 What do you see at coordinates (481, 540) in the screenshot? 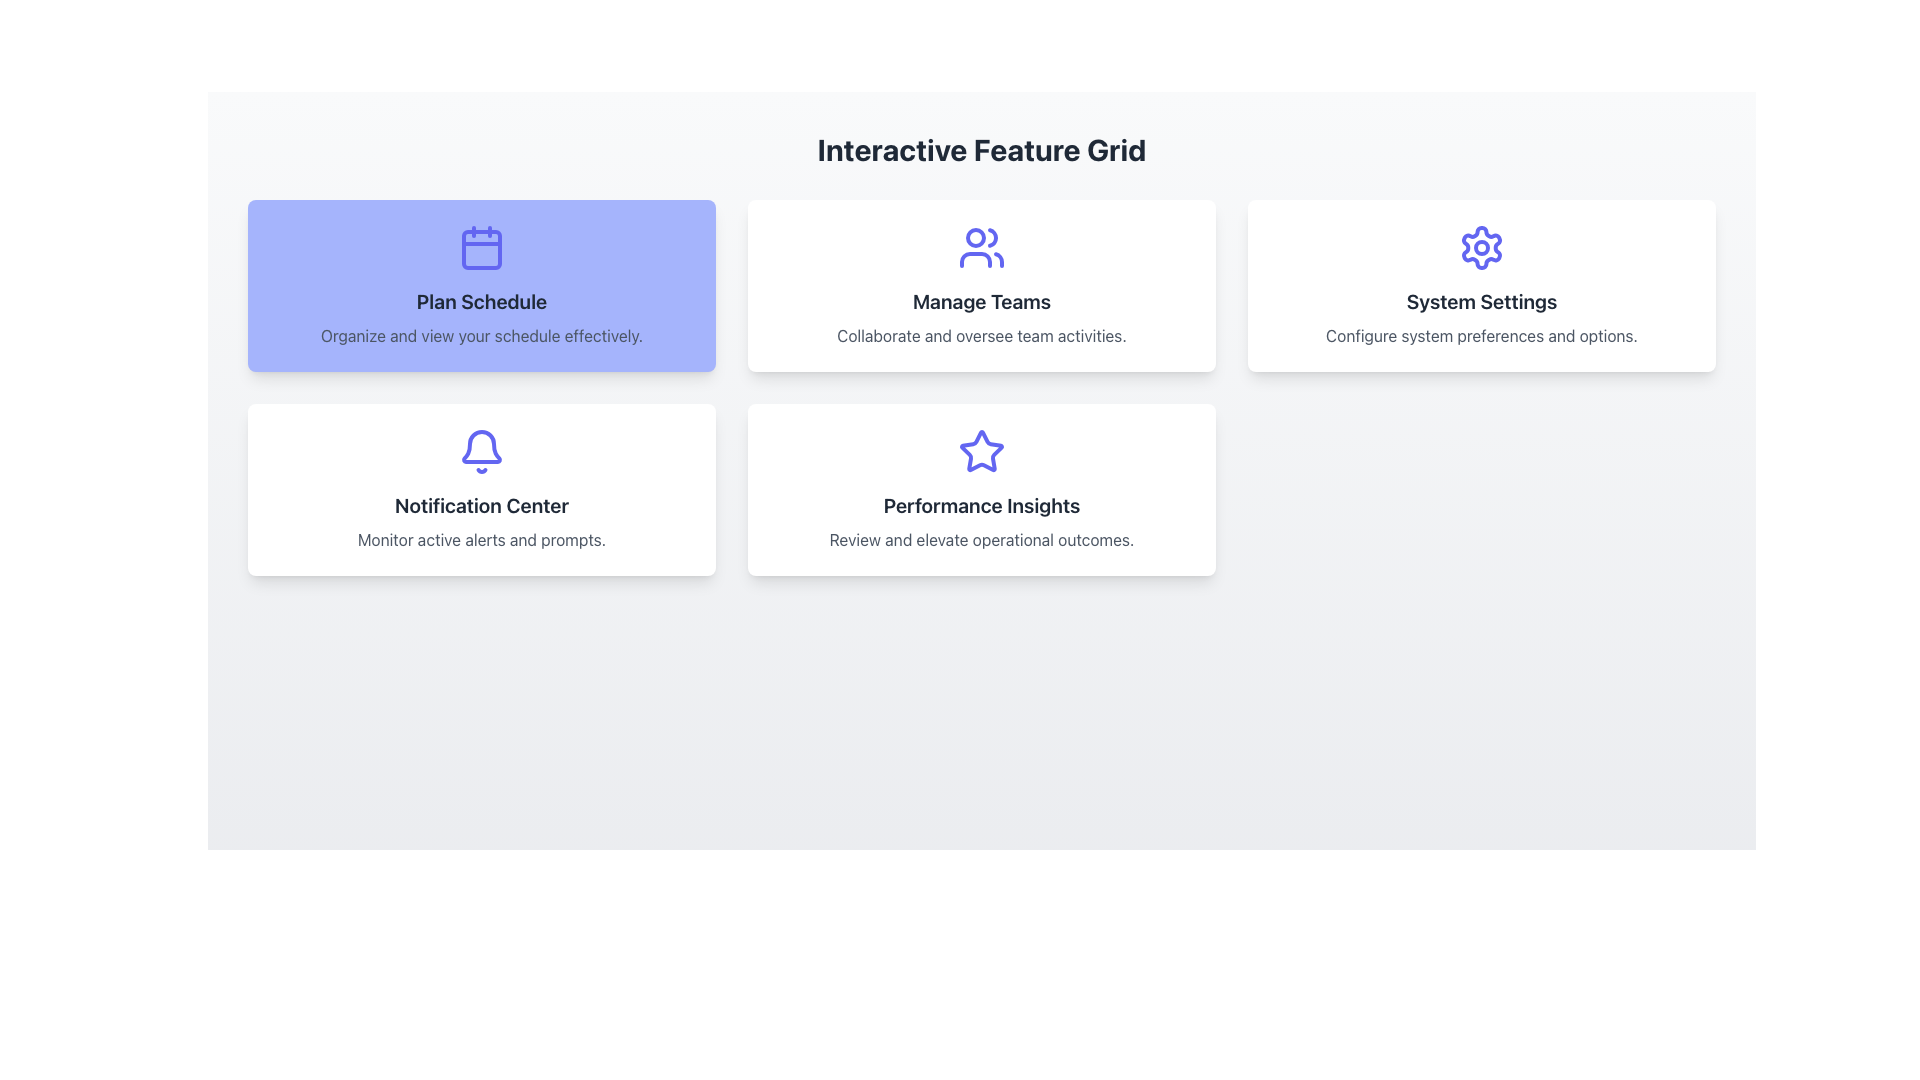
I see `the text label that reads 'Monitor active alerts and prompts.' which is styled with a center-aligned gray font and located at the bottom of the 'Notification Center' card` at bounding box center [481, 540].